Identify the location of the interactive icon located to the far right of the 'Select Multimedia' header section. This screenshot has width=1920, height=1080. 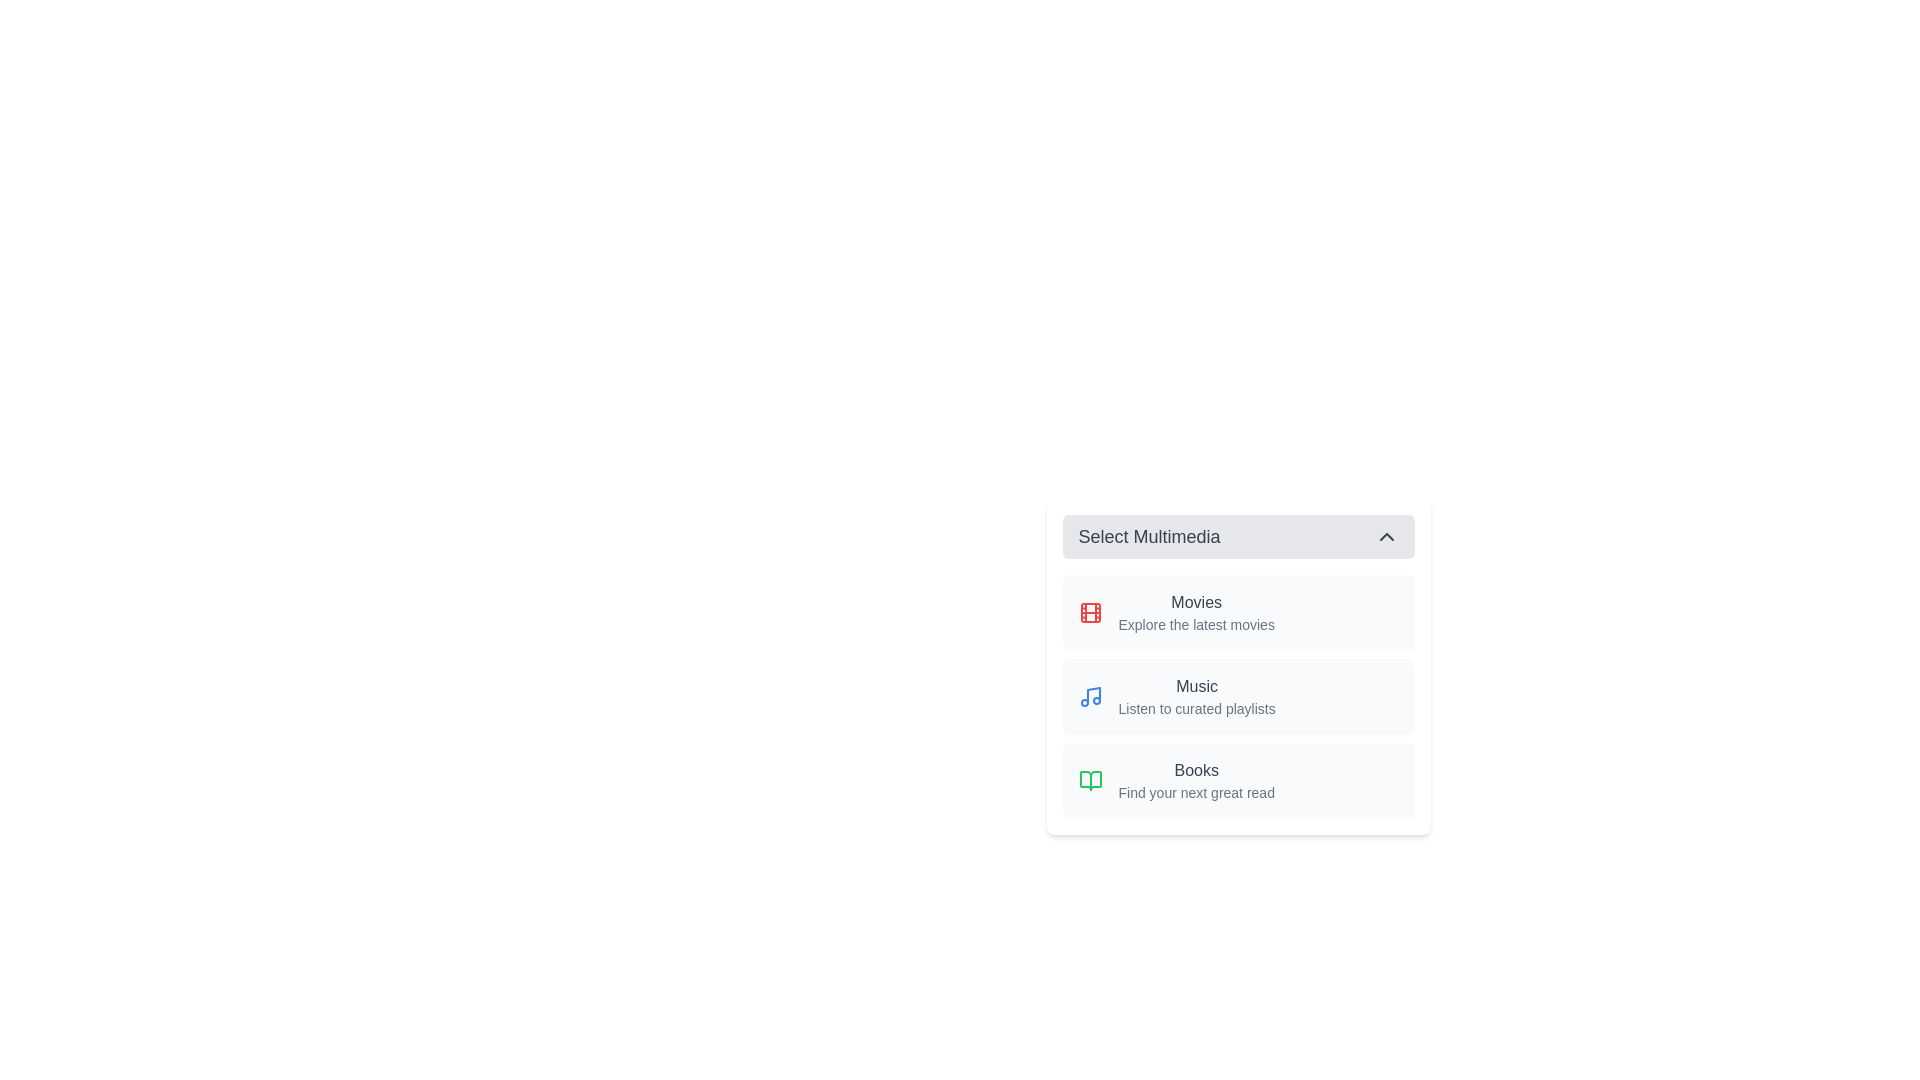
(1385, 535).